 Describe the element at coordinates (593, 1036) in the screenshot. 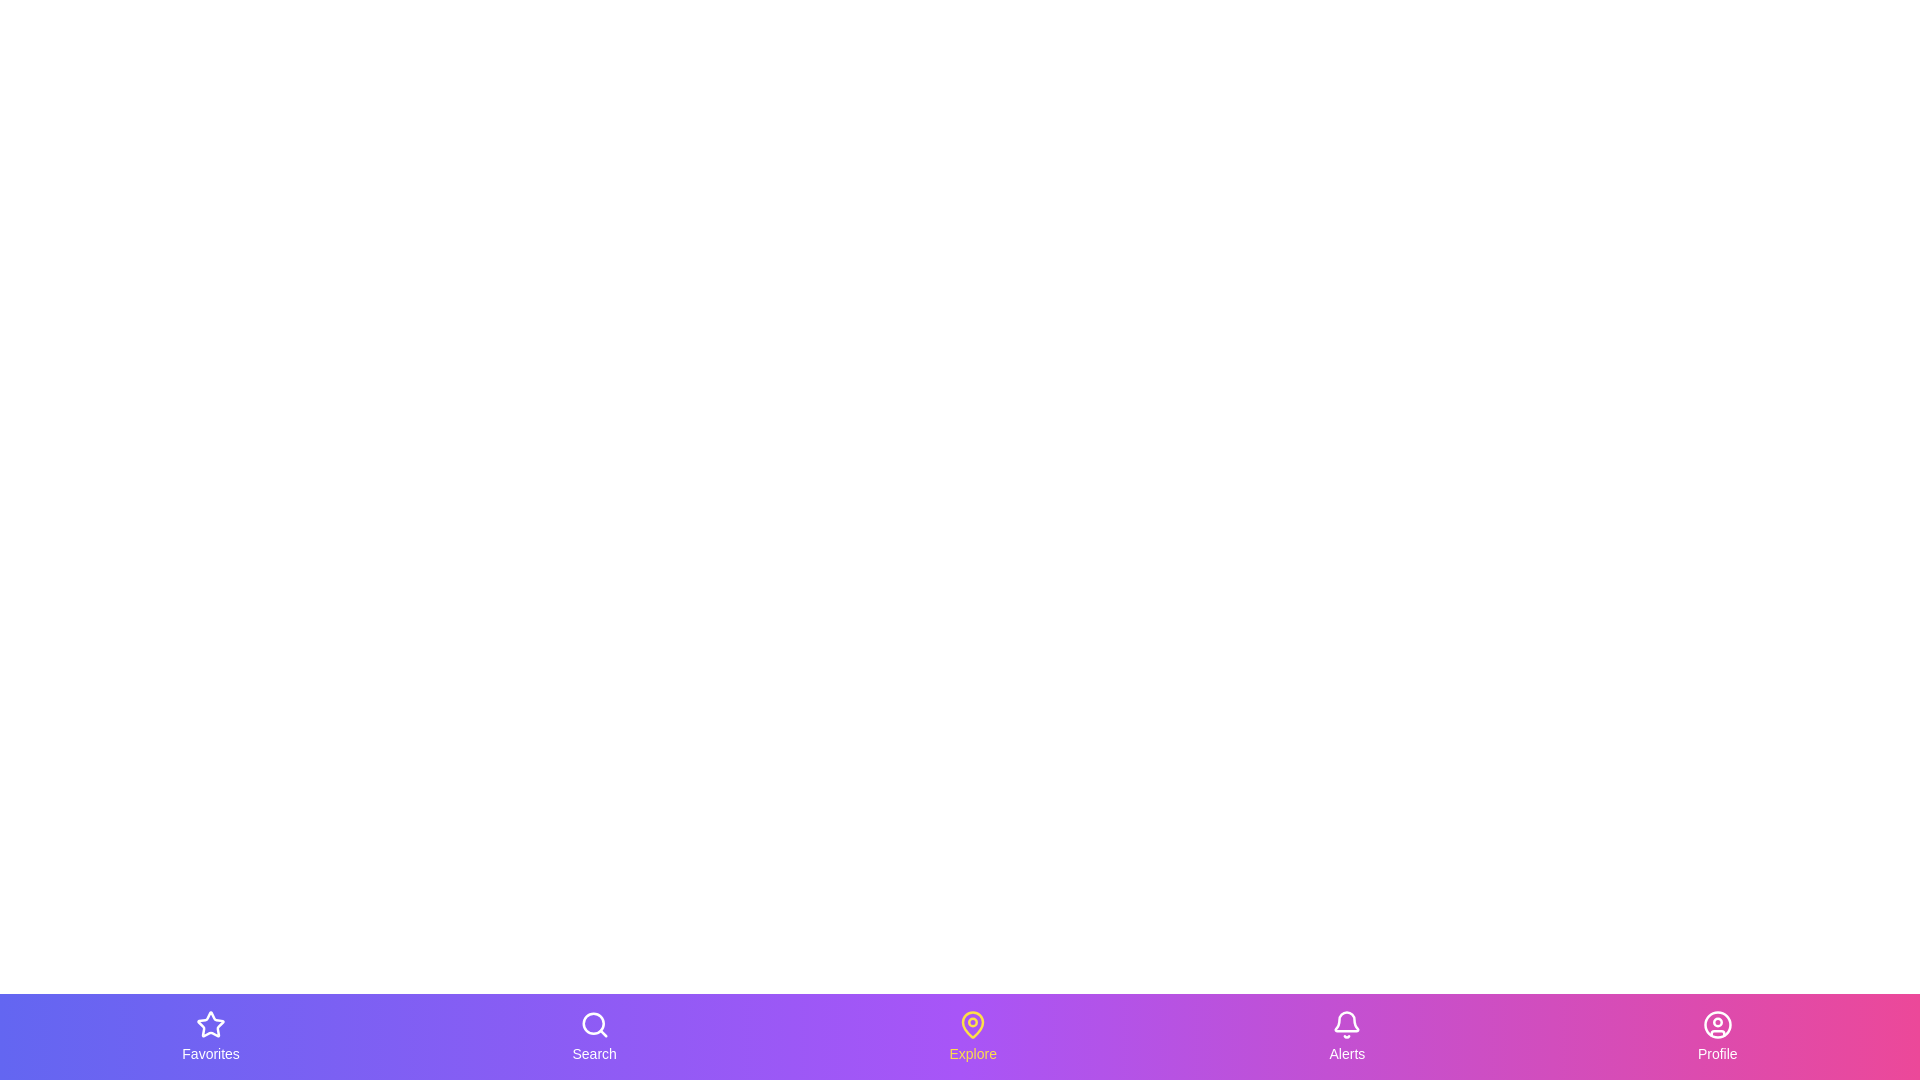

I see `the Search tab to activate it` at that location.